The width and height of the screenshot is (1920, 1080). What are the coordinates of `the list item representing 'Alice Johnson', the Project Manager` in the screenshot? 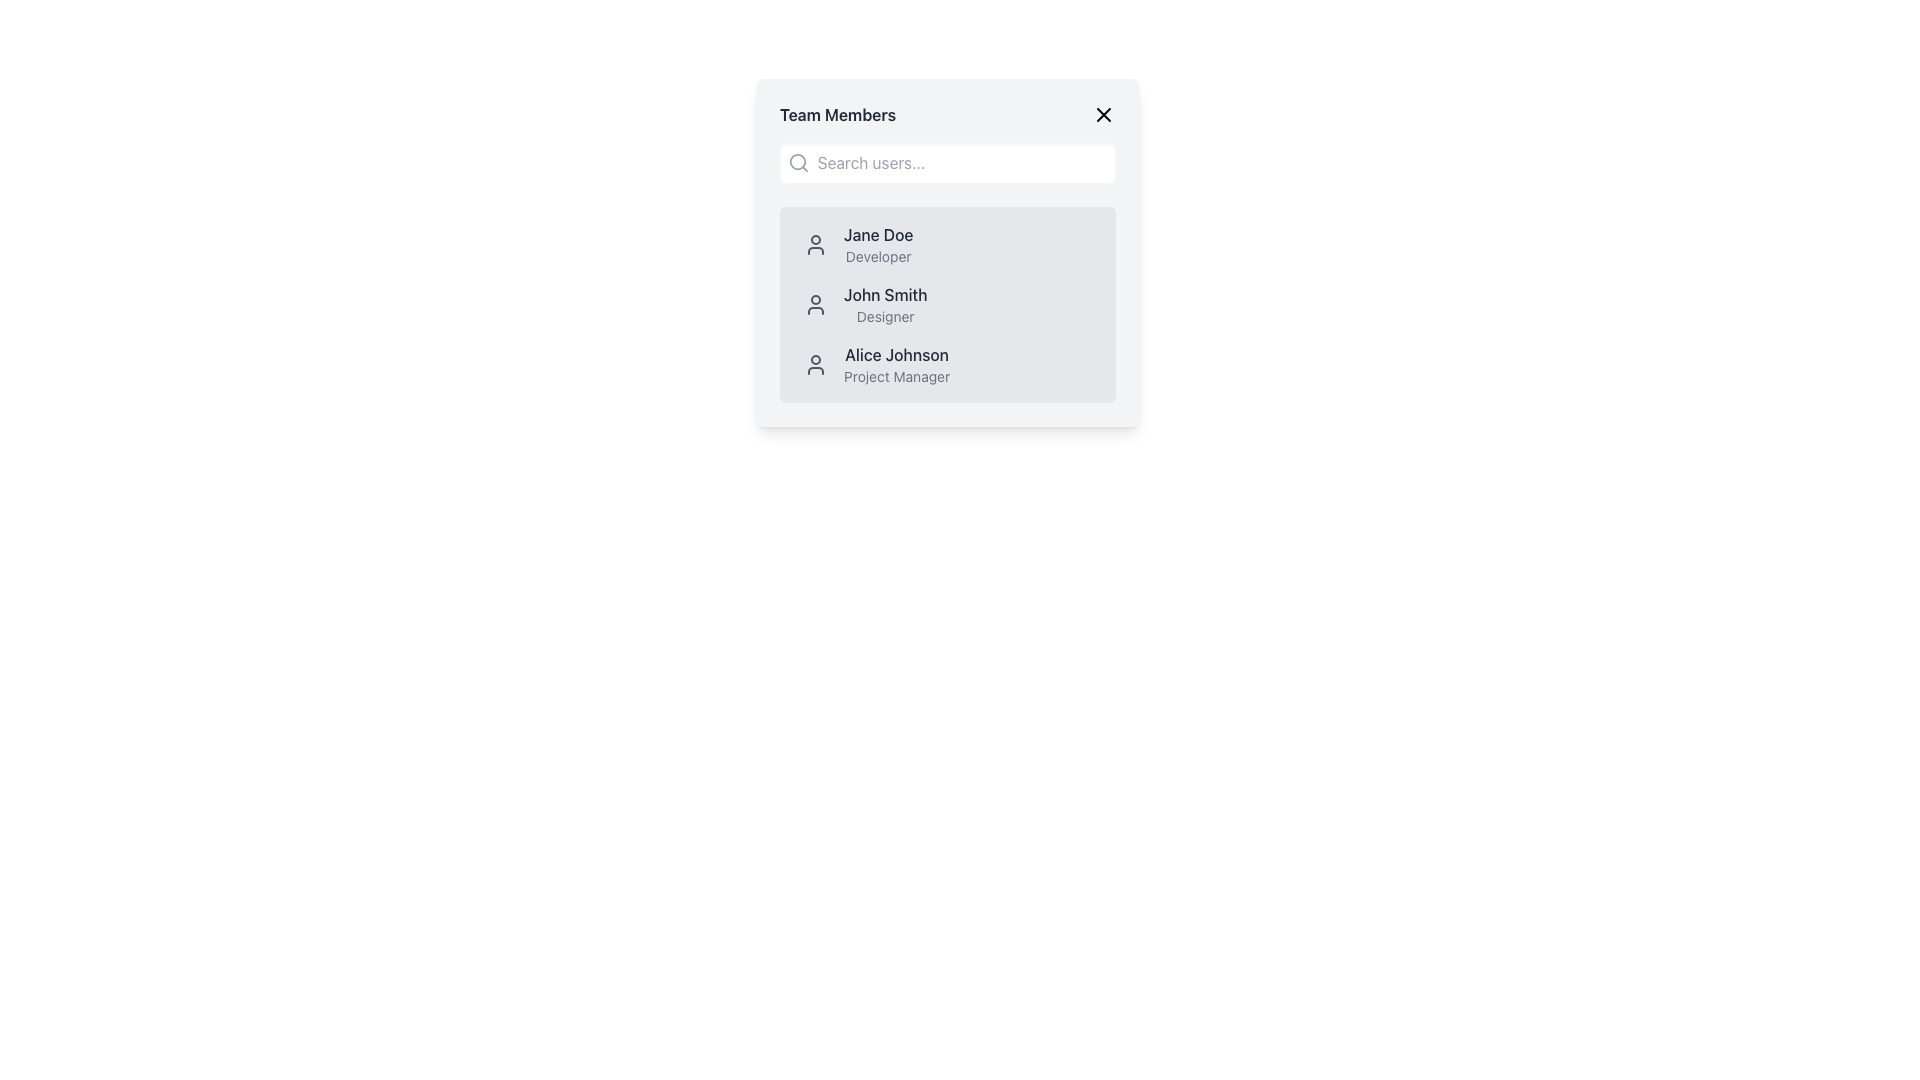 It's located at (947, 365).